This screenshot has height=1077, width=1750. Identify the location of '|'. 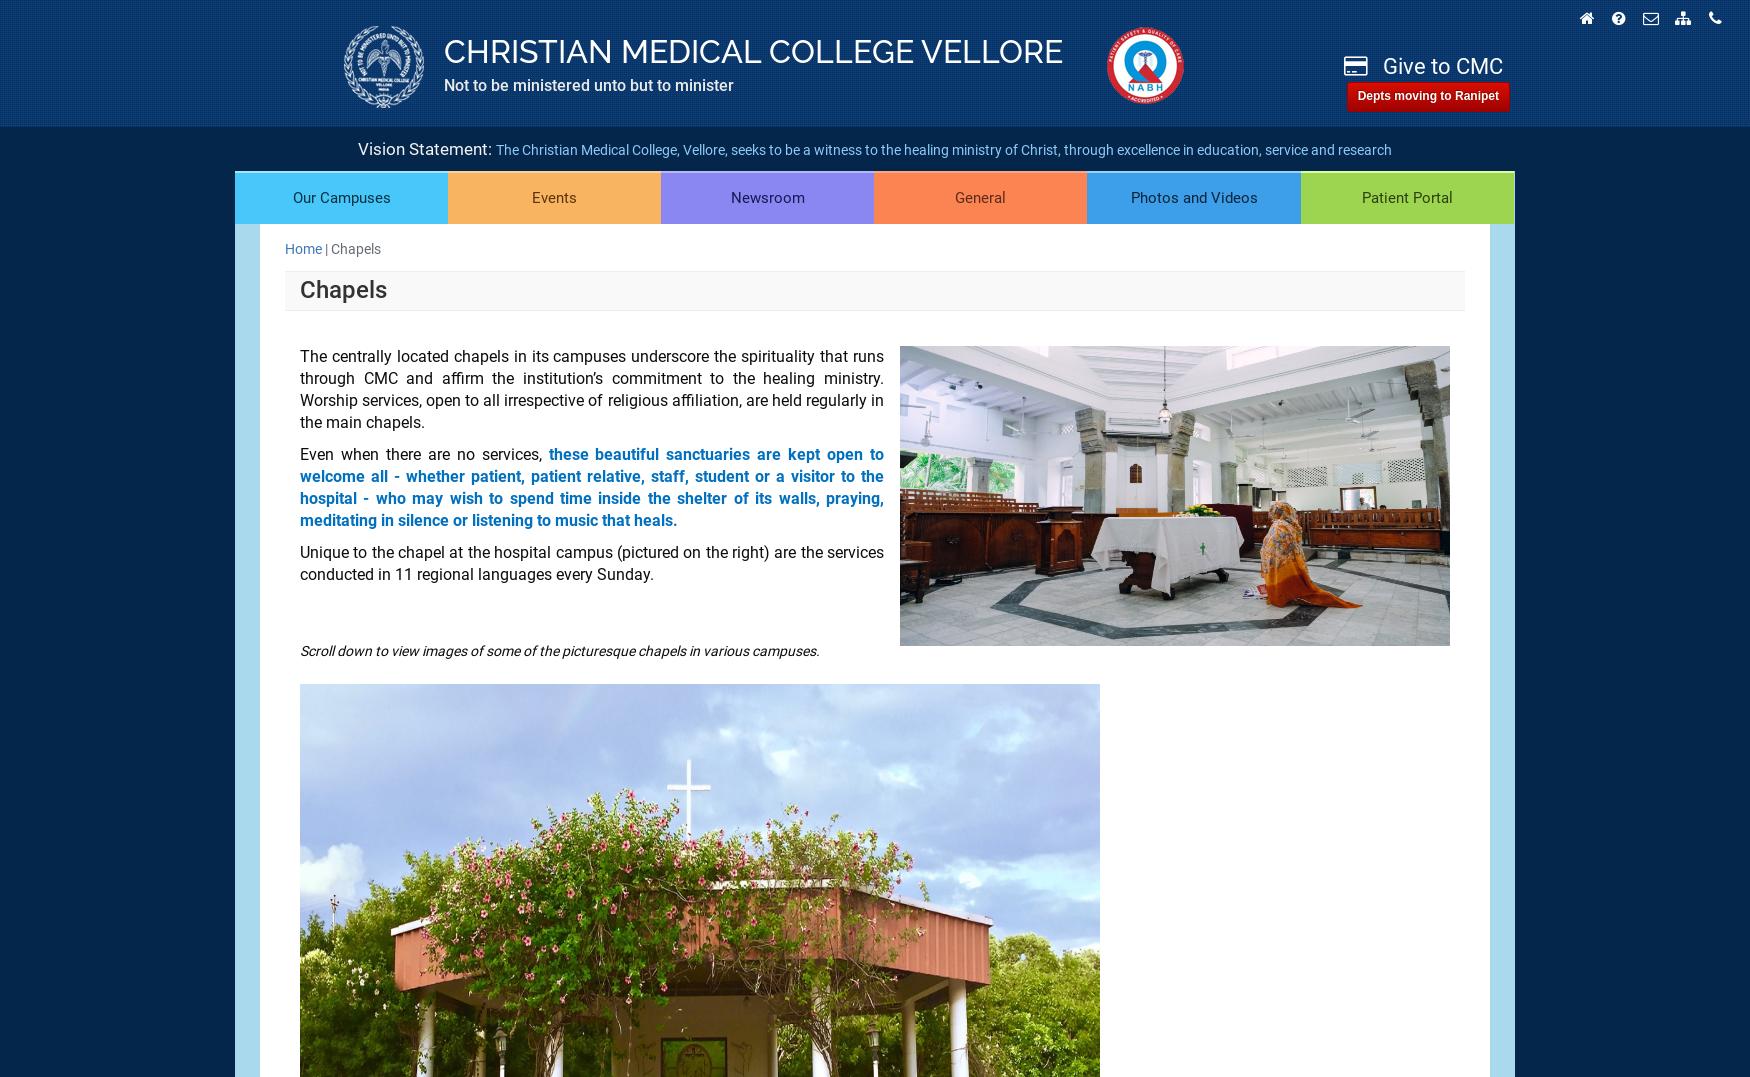
(326, 248).